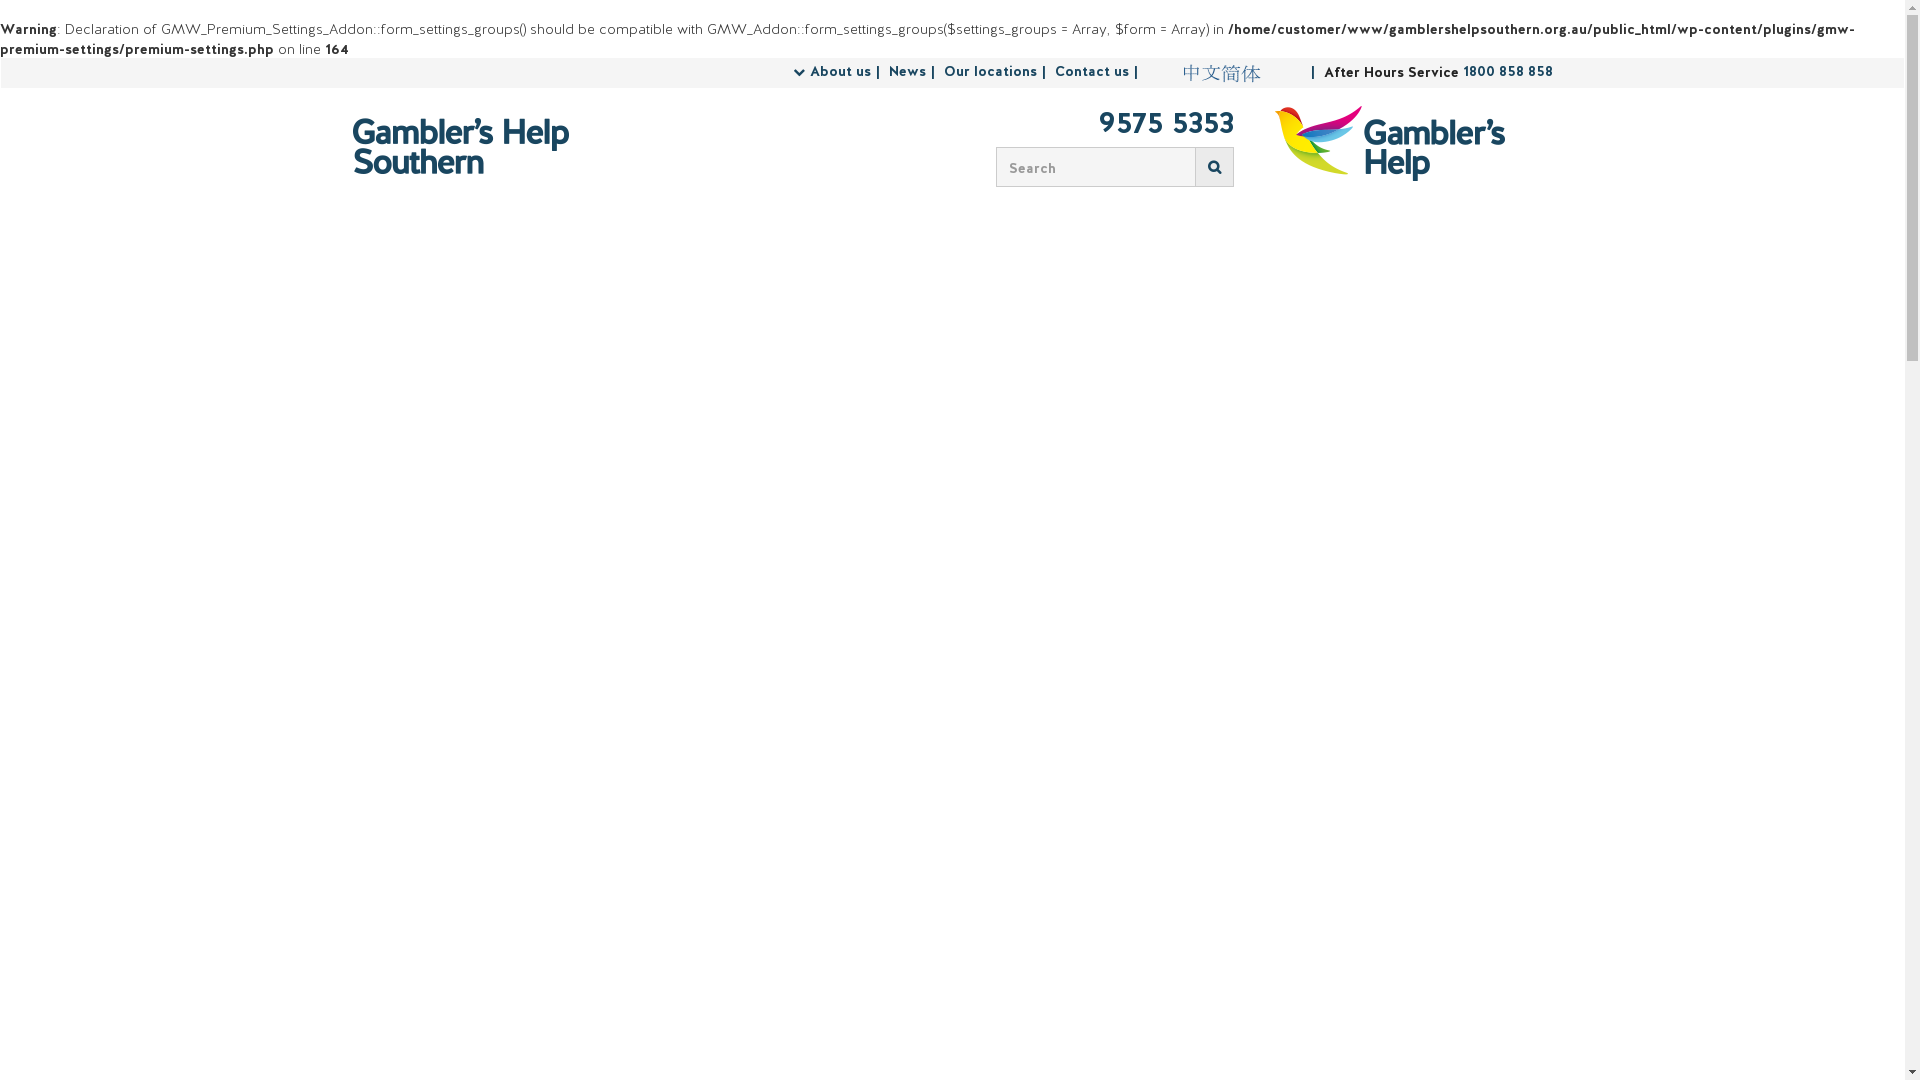 Image resolution: width=1920 pixels, height=1080 pixels. Describe the element at coordinates (847, 71) in the screenshot. I see `'About us'` at that location.